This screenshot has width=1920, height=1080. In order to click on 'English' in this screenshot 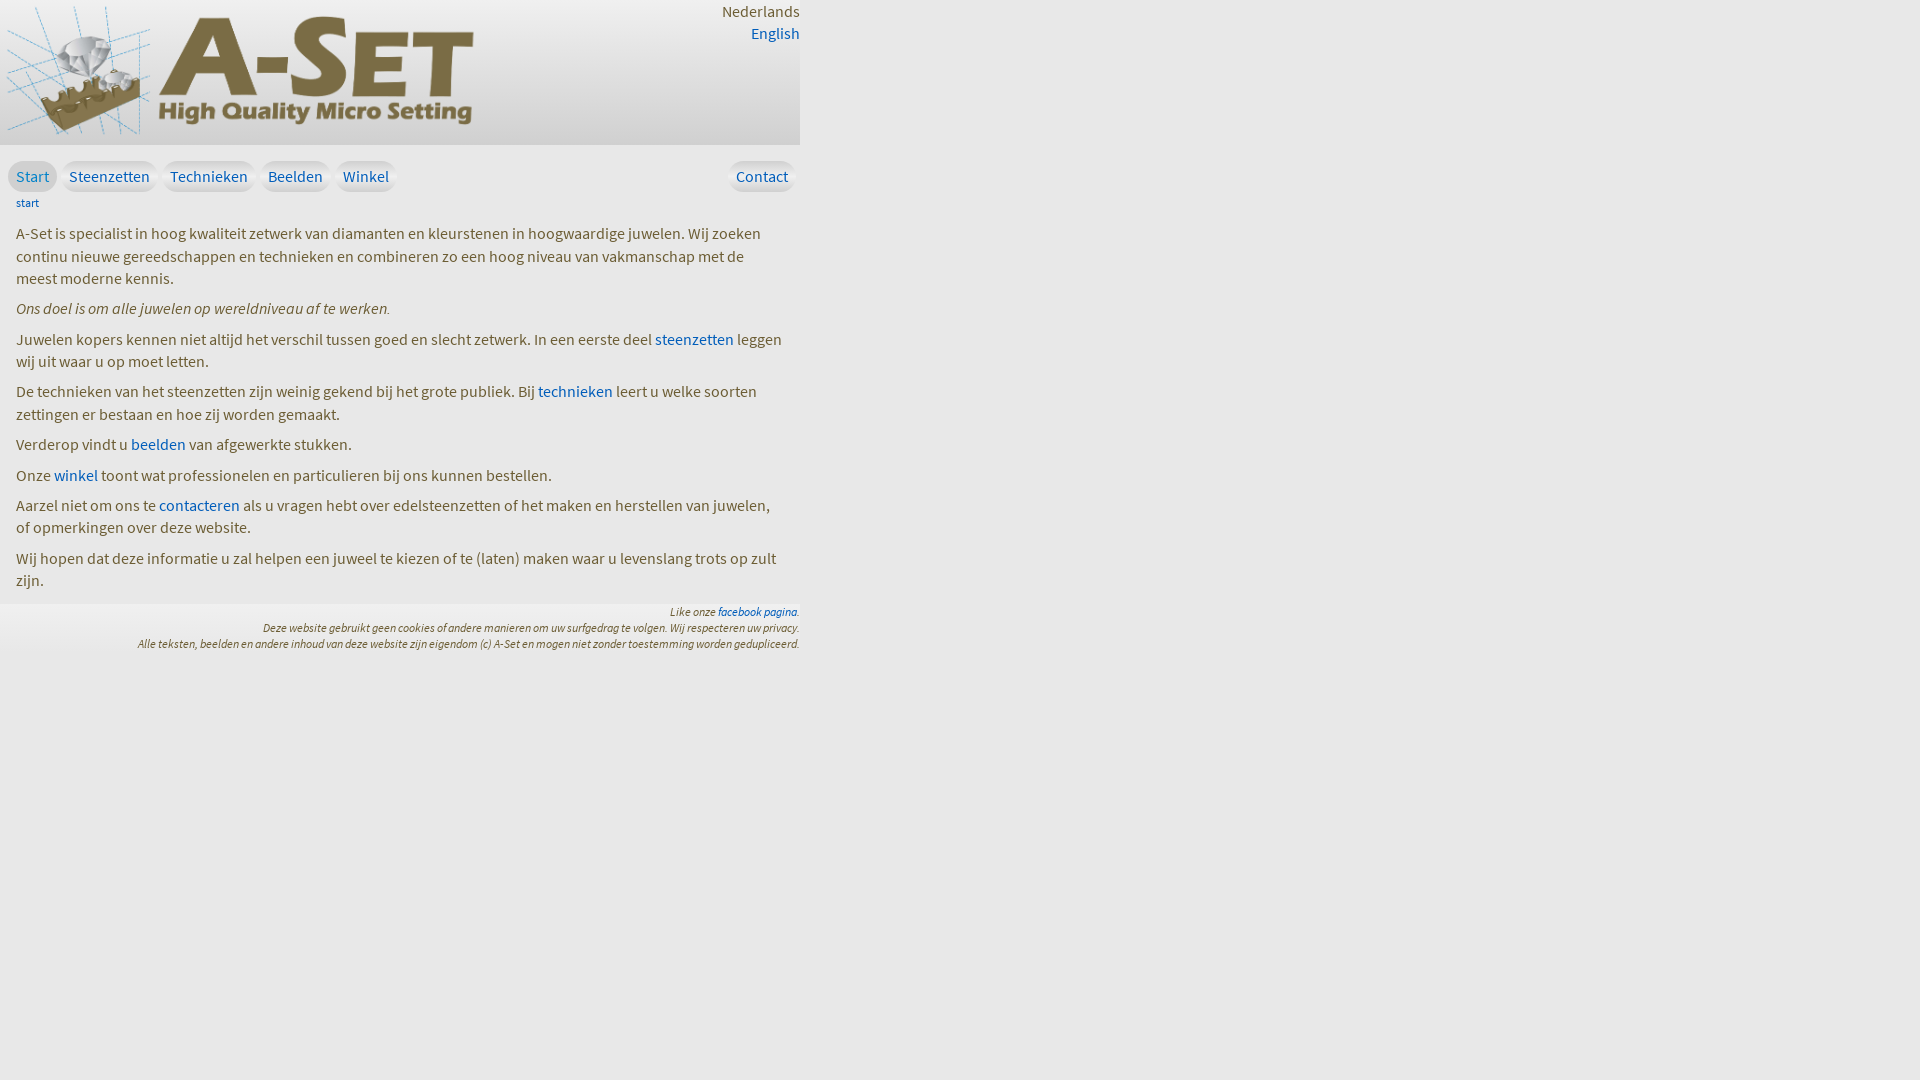, I will do `click(774, 33)`.